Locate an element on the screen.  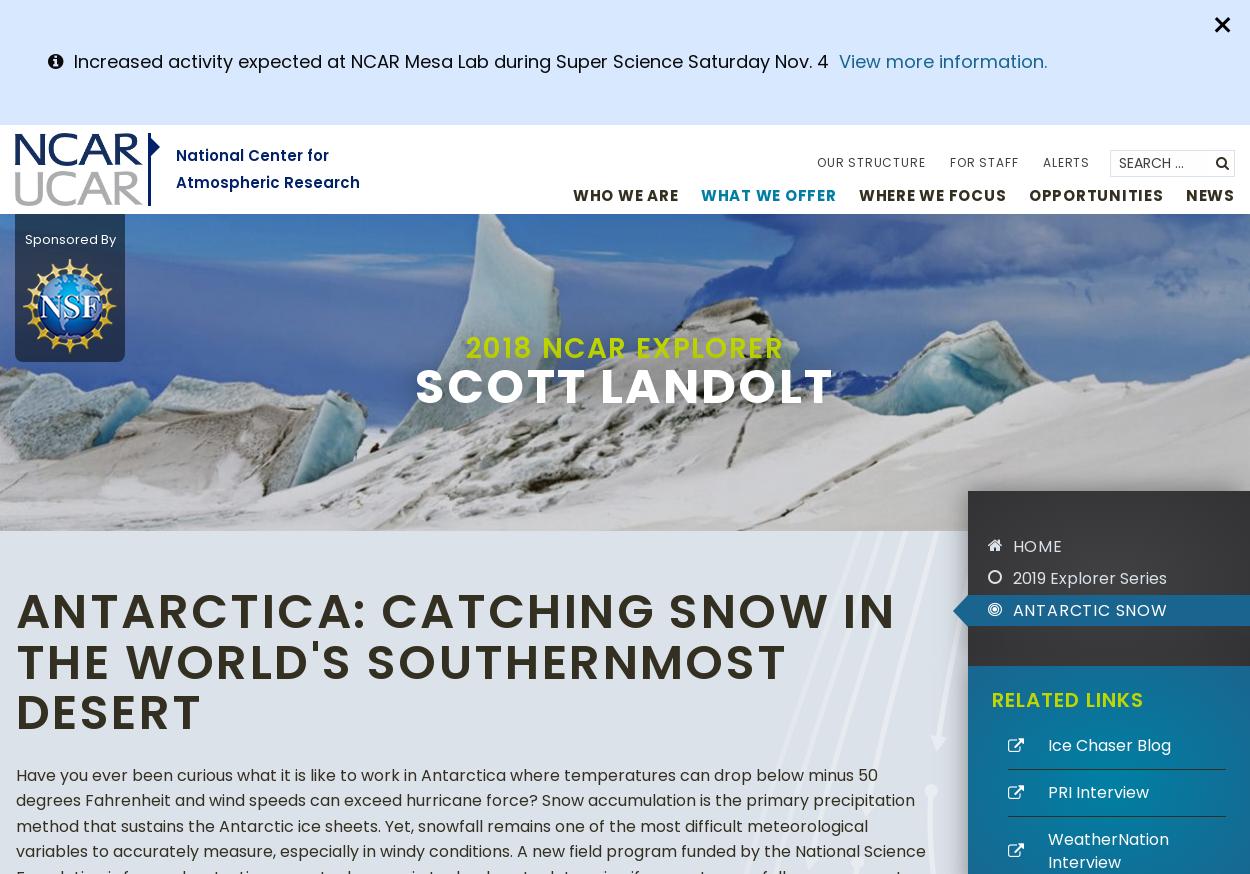
'Related Links' is located at coordinates (1066, 699).